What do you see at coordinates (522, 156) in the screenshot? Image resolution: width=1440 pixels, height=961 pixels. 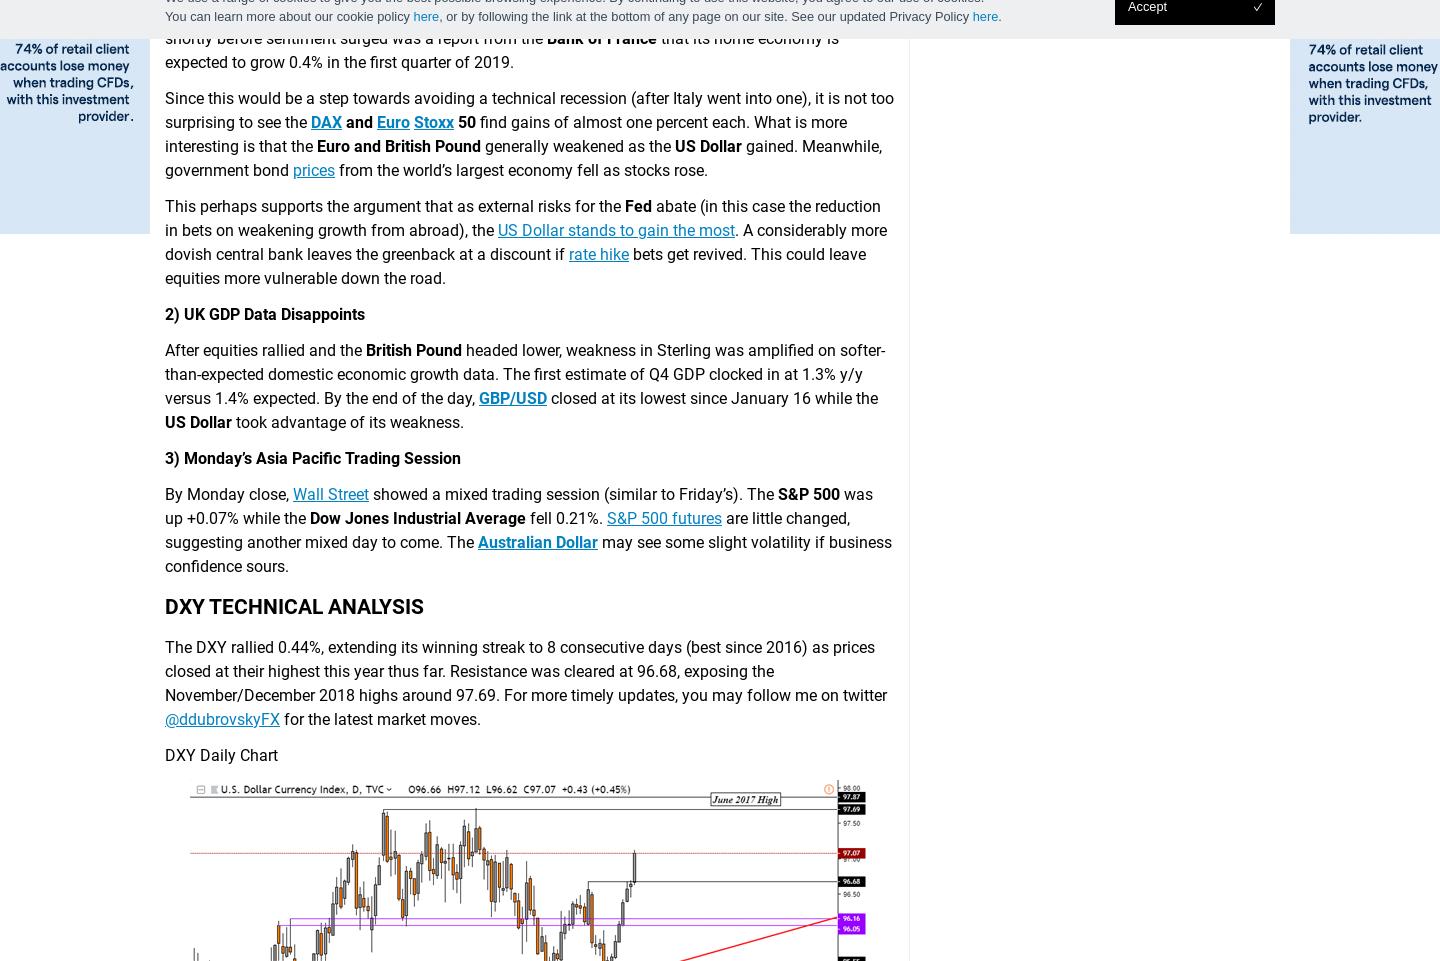 I see `'gained. Meanwhile, government bond'` at bounding box center [522, 156].